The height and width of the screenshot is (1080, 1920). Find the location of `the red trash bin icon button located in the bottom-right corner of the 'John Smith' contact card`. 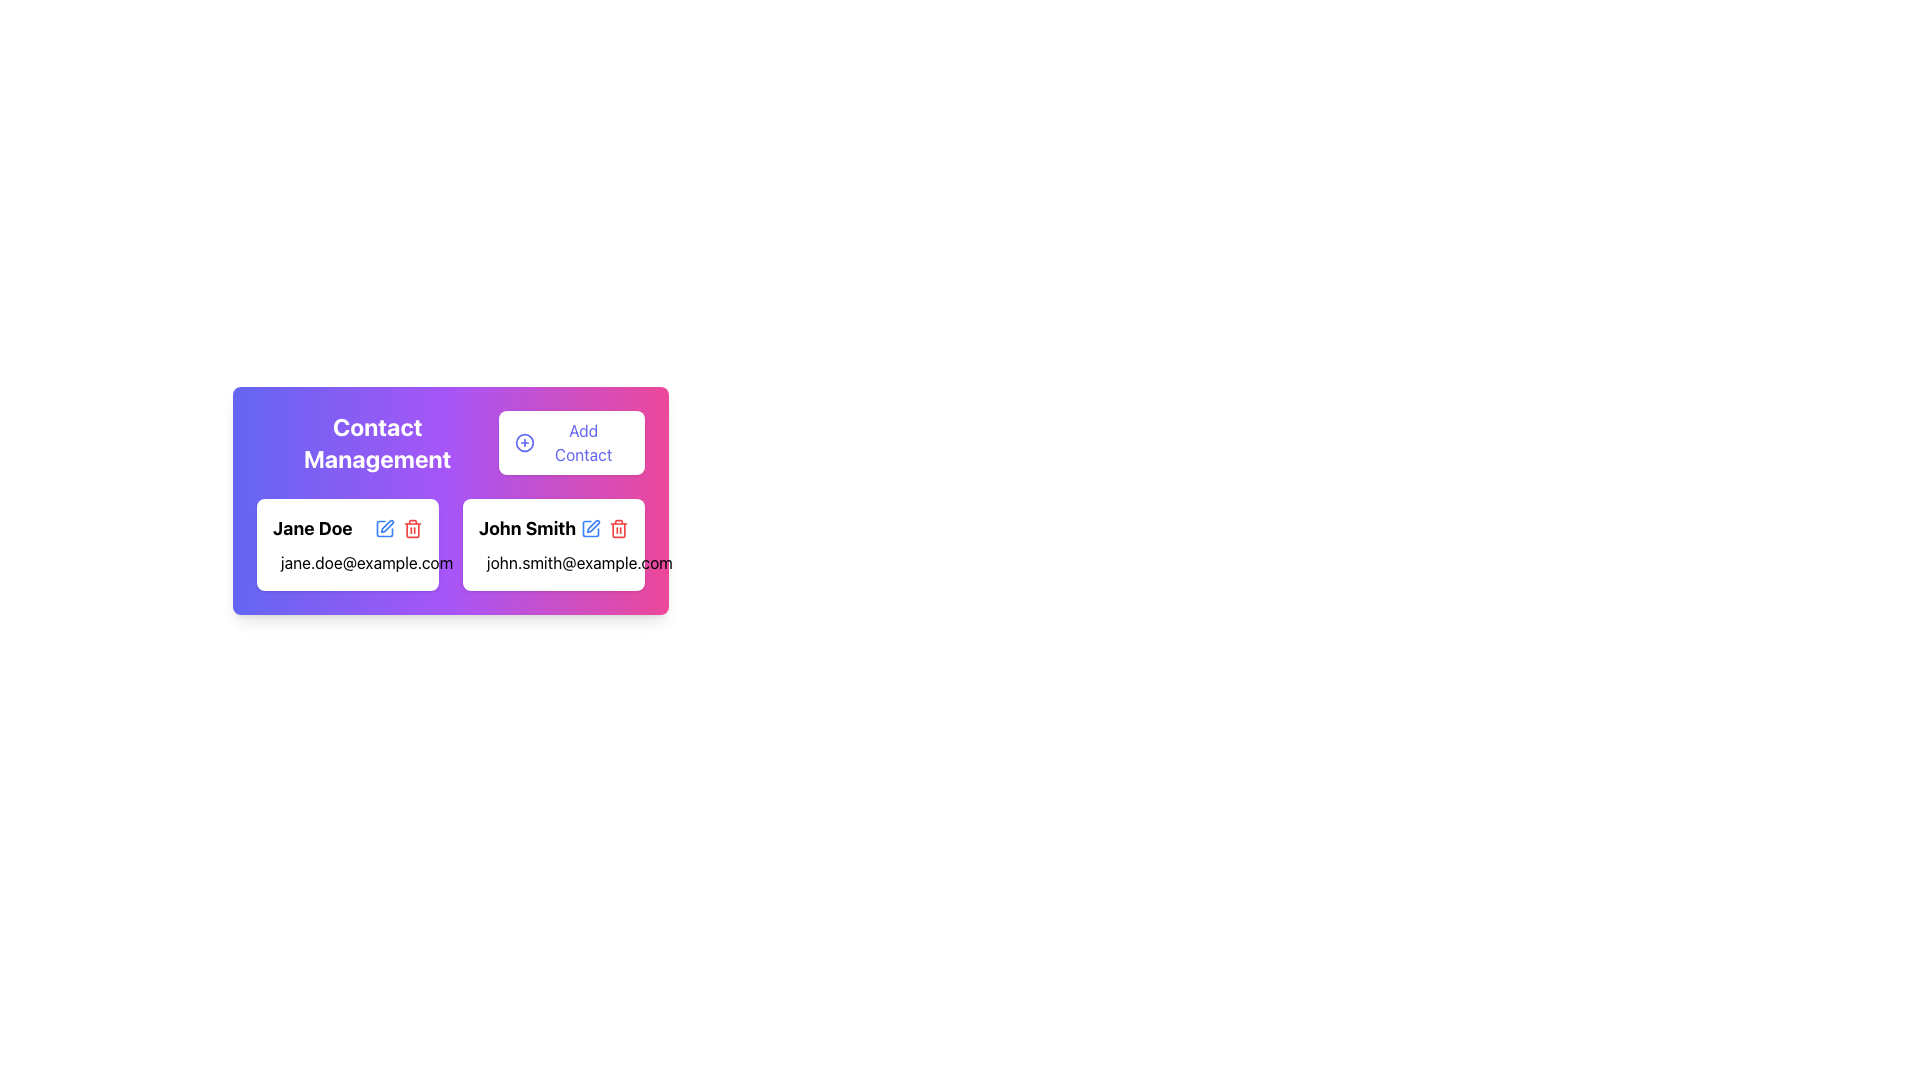

the red trash bin icon button located in the bottom-right corner of the 'John Smith' contact card is located at coordinates (618, 527).